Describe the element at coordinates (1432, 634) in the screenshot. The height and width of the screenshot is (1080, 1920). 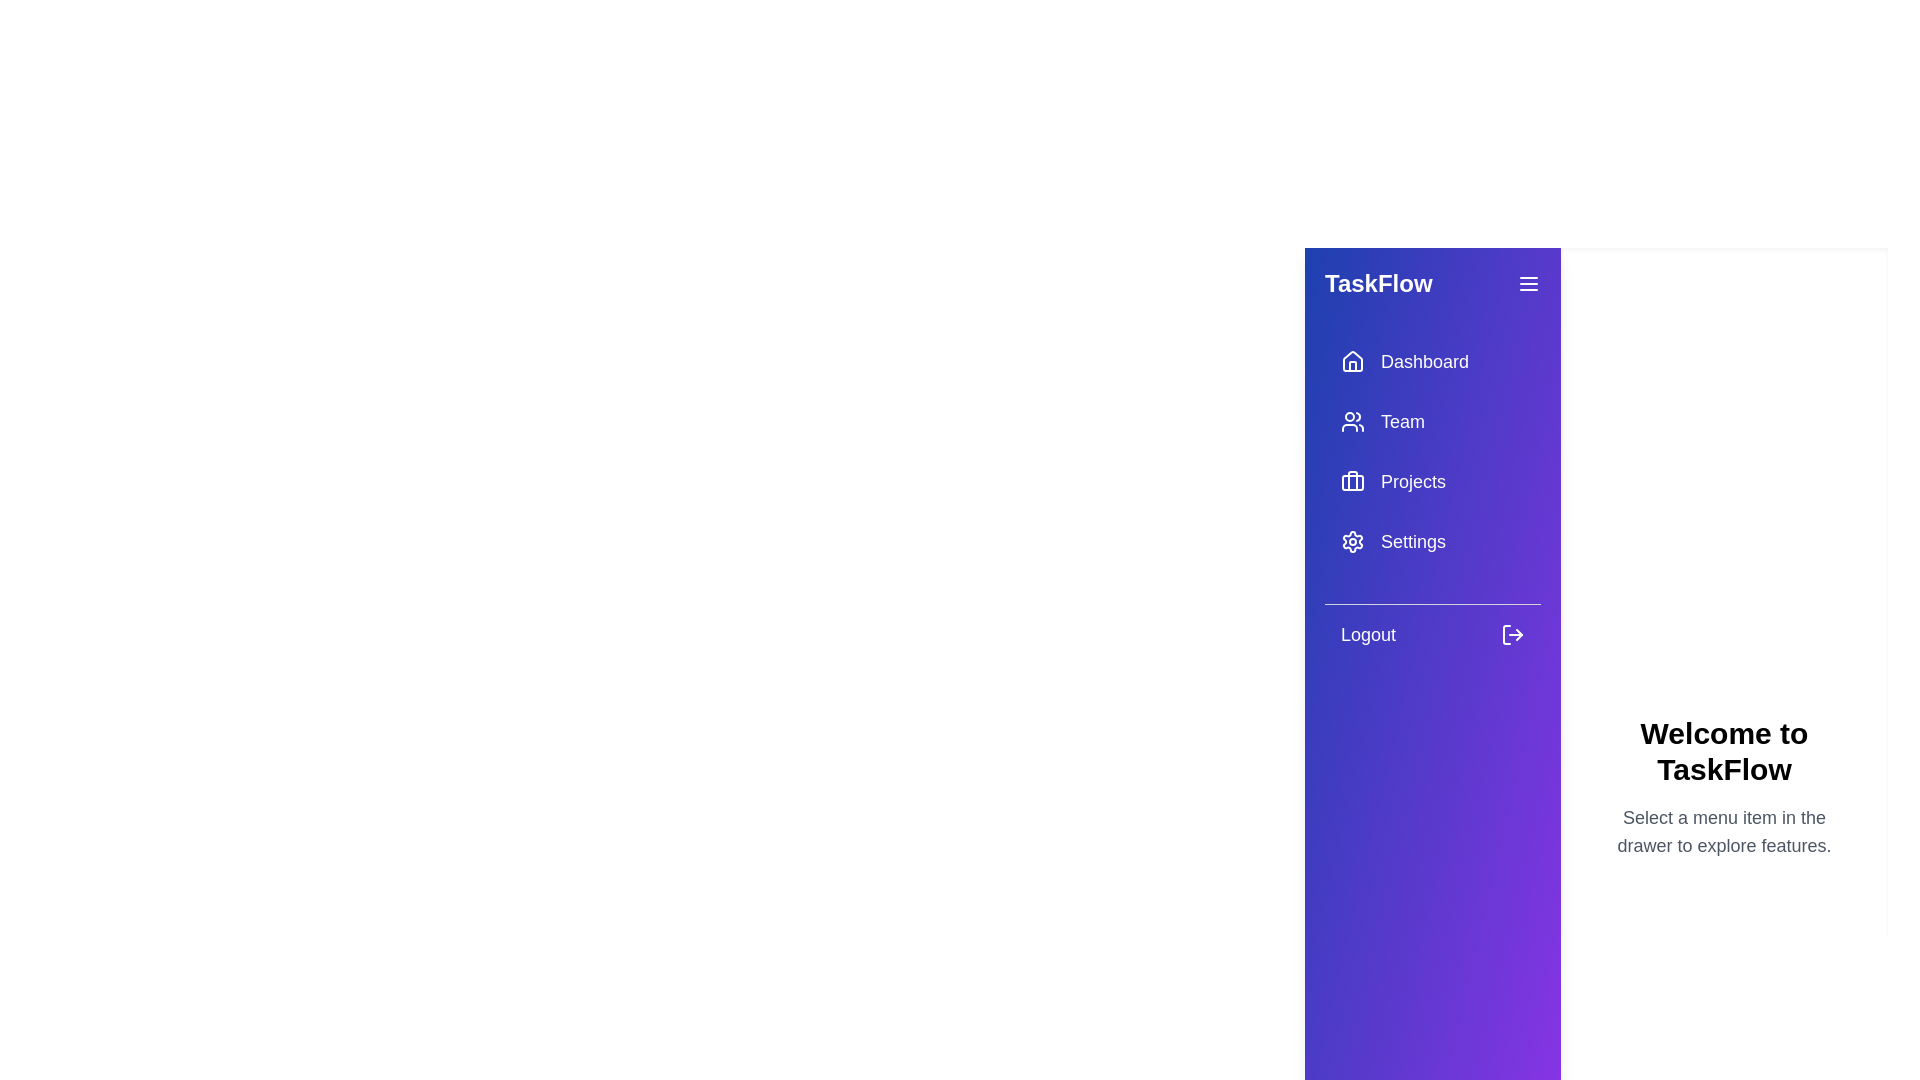
I see `the 'Logout' option in the drawer` at that location.